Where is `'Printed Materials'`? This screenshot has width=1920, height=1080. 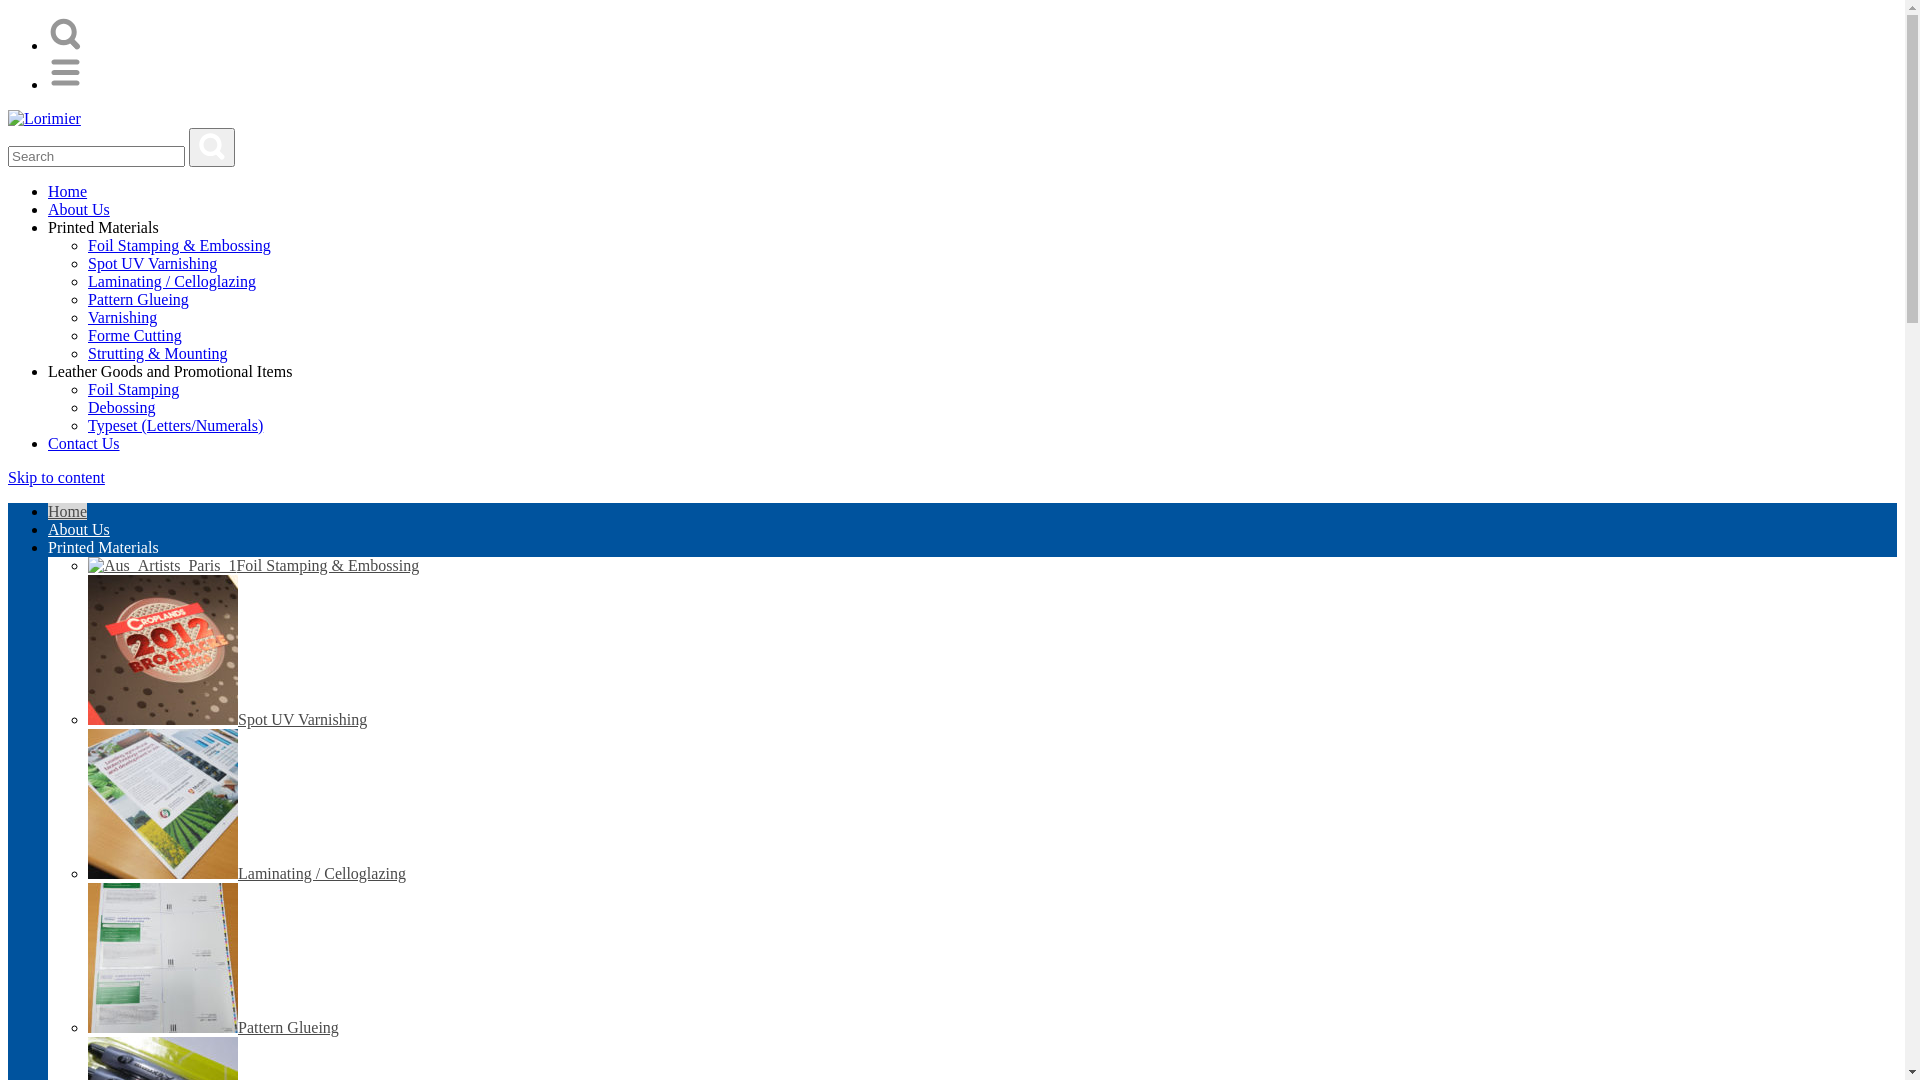
'Printed Materials' is located at coordinates (102, 226).